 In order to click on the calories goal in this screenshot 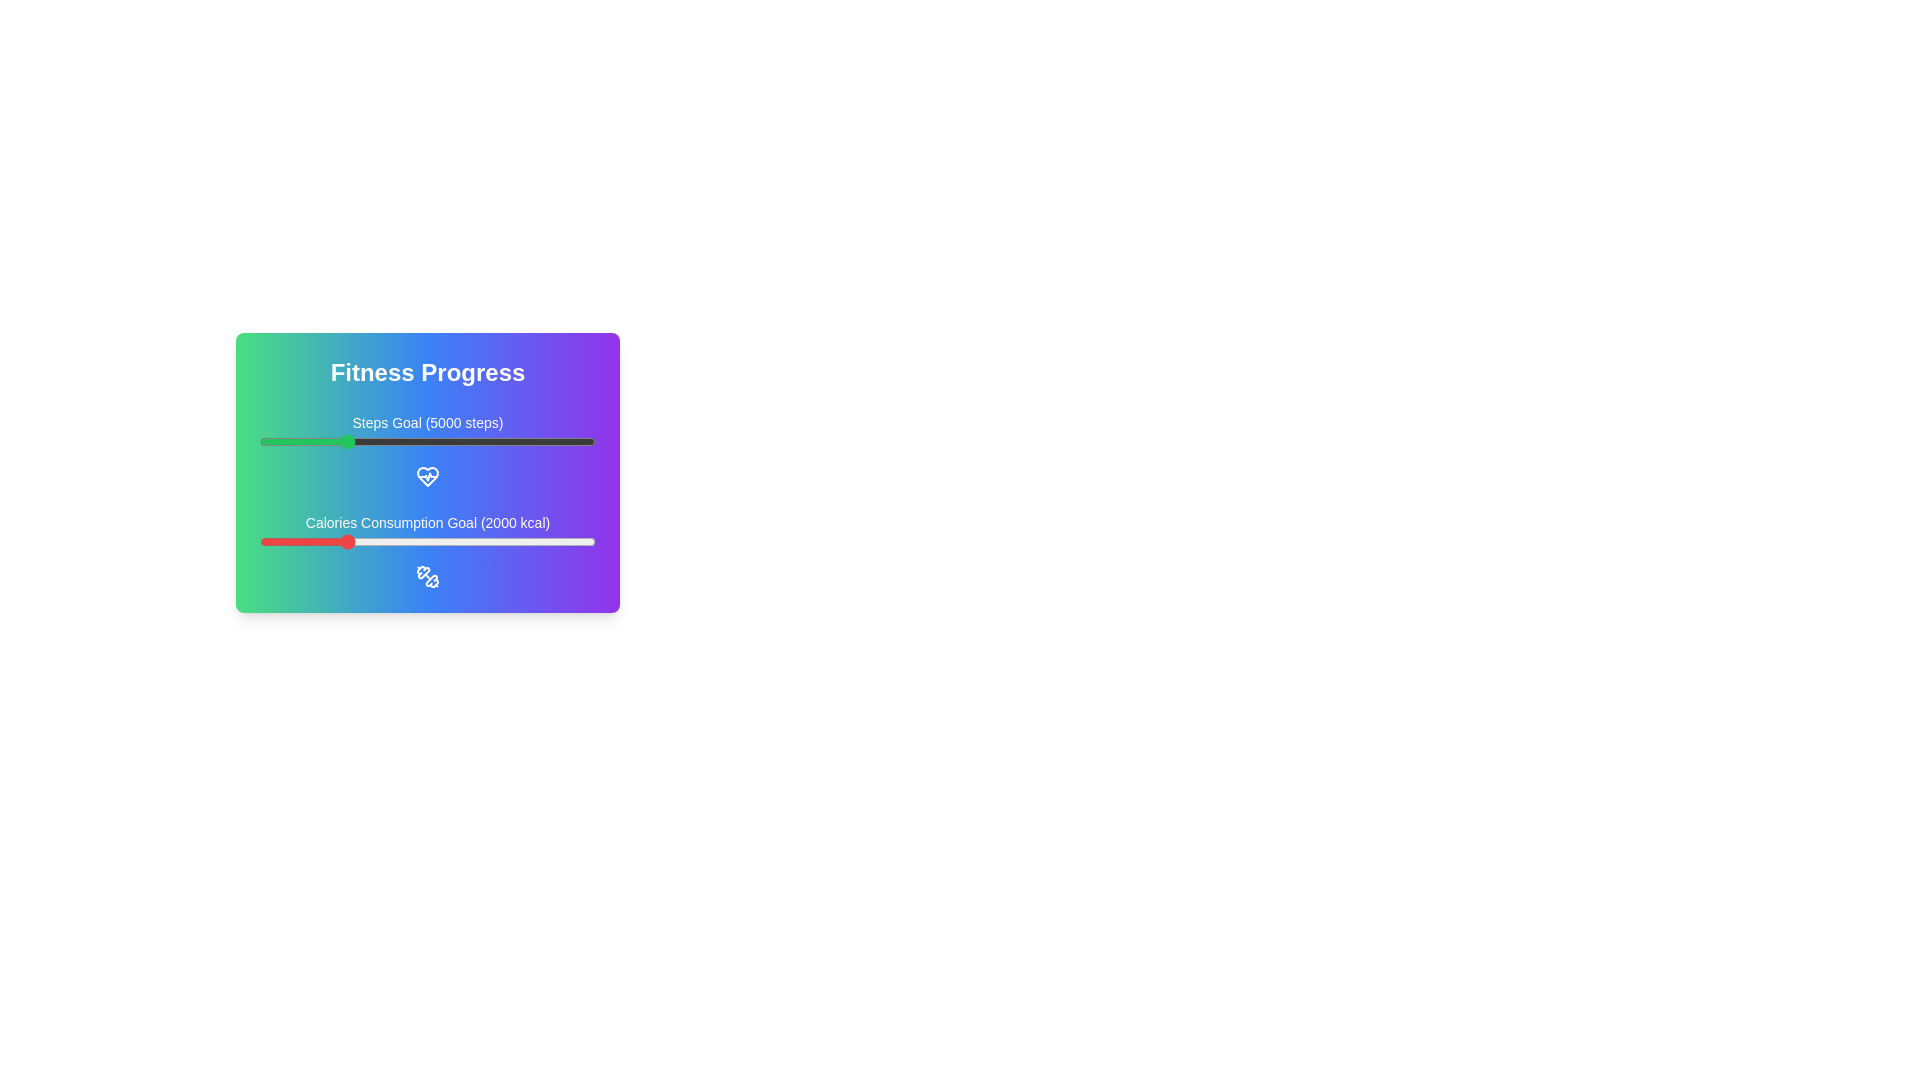, I will do `click(409, 542)`.